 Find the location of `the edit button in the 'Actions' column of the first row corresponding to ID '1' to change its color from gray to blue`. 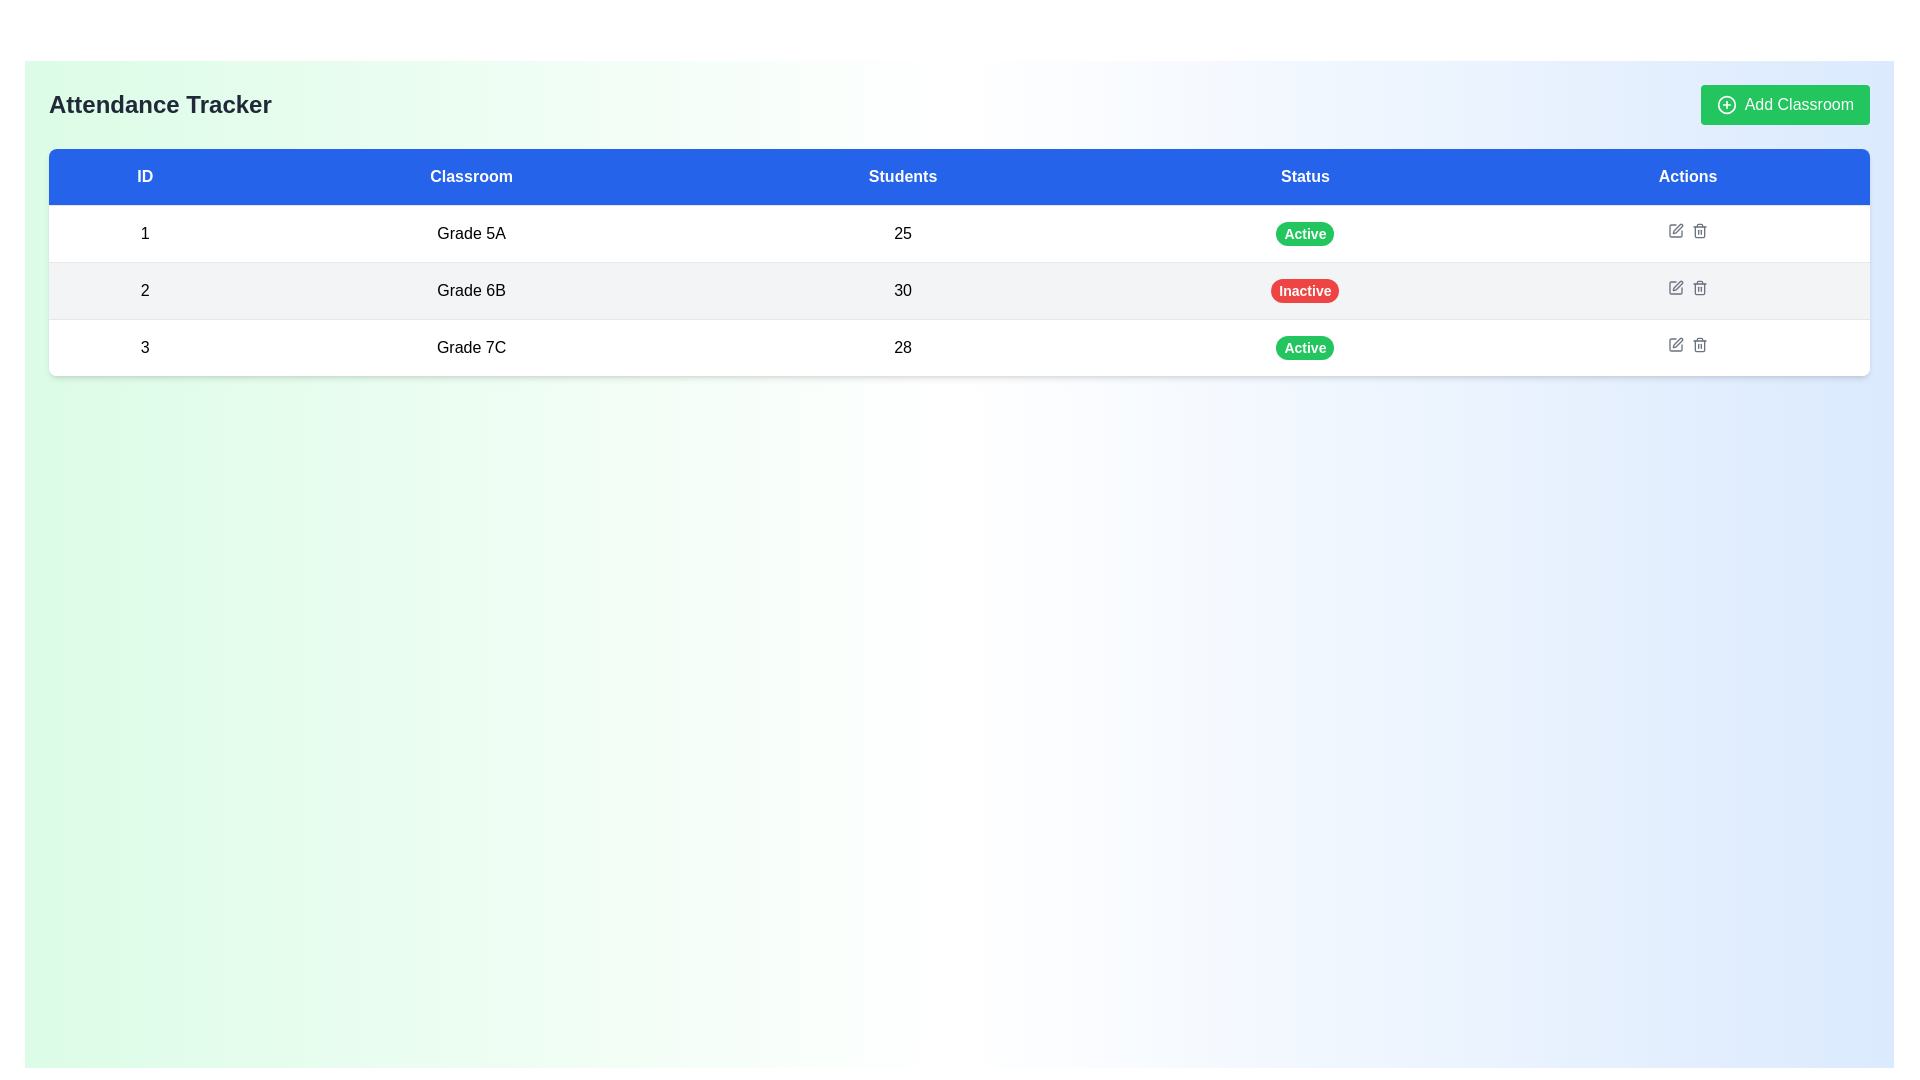

the edit button in the 'Actions' column of the first row corresponding to ID '1' to change its color from gray to blue is located at coordinates (1676, 230).